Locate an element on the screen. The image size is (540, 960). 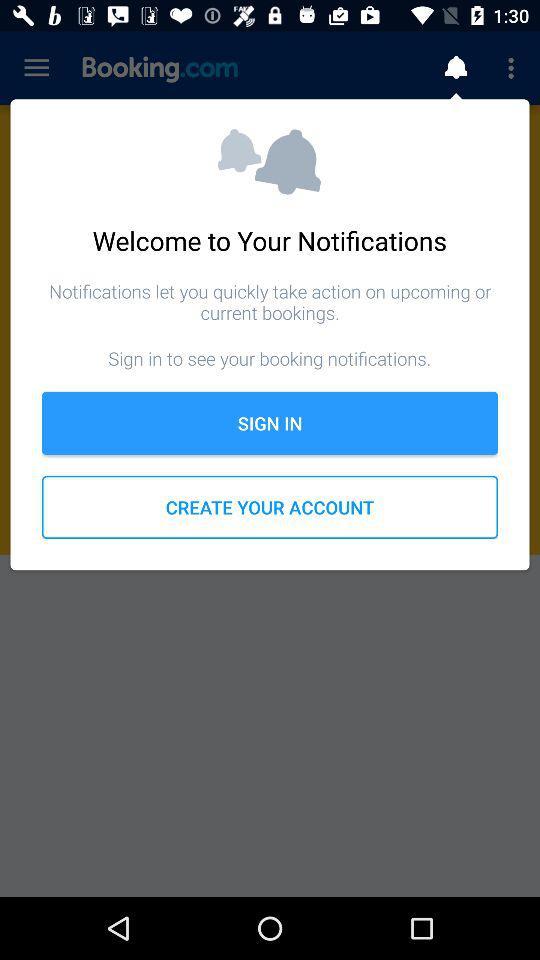
notification is located at coordinates (455, 68).